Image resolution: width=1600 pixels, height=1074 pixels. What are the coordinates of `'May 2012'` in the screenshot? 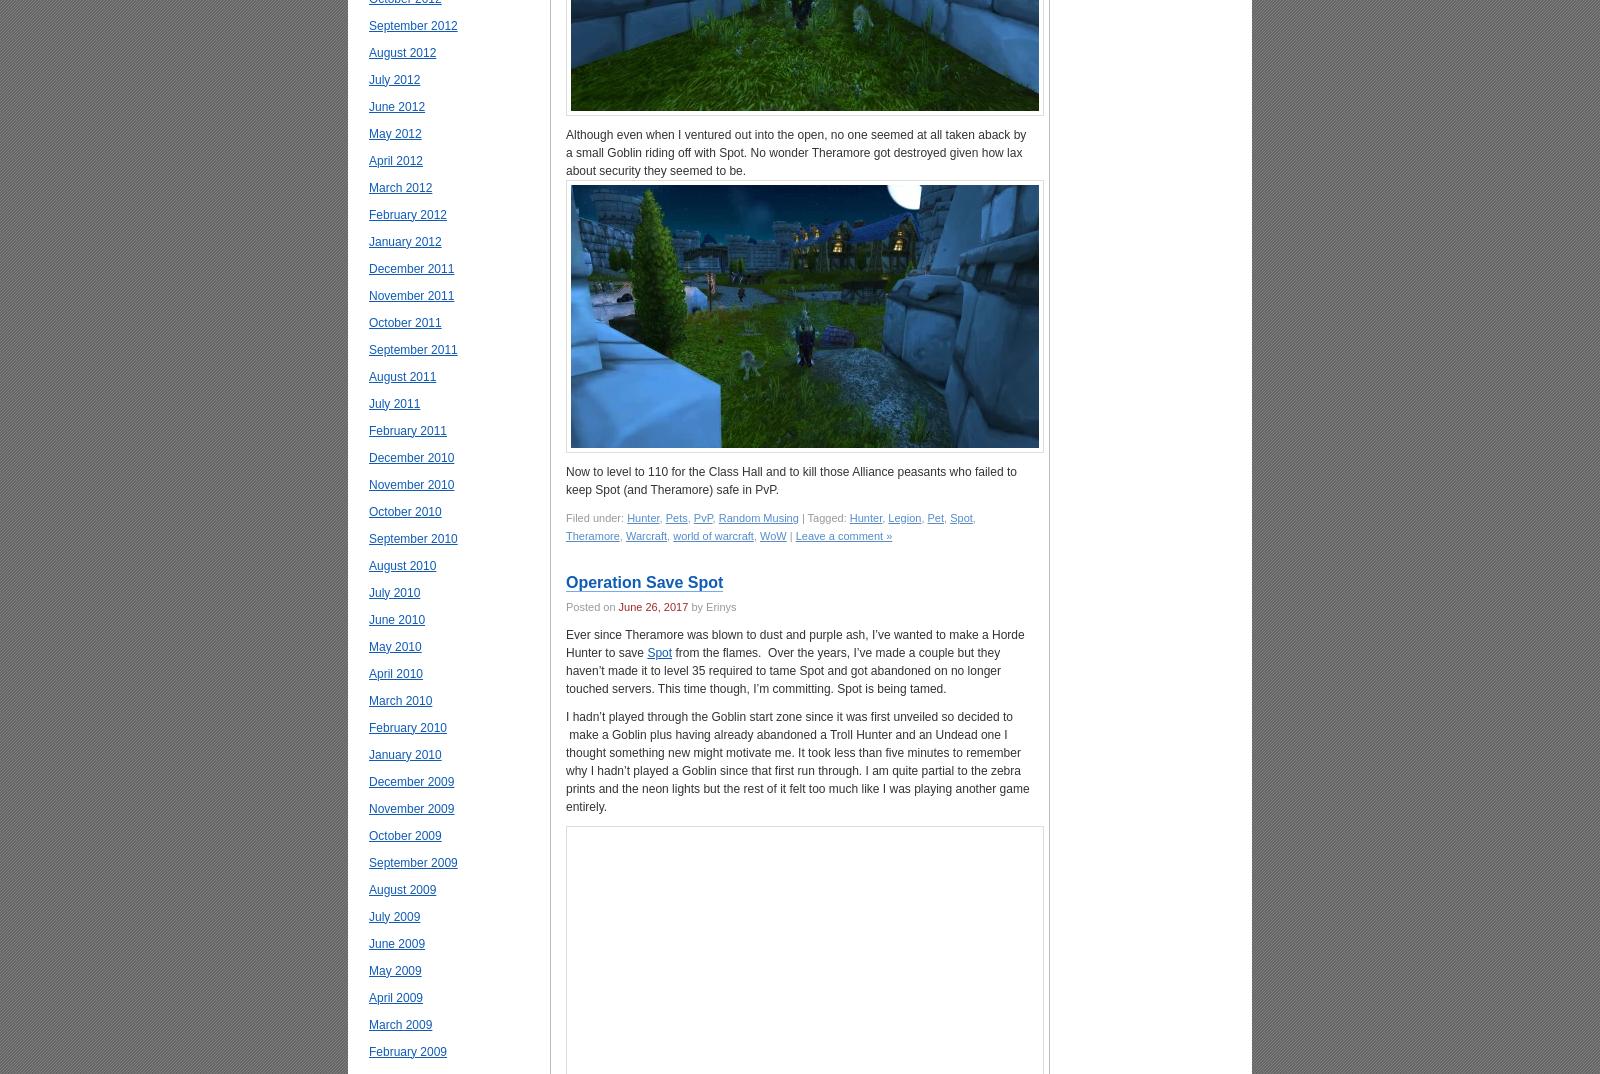 It's located at (368, 131).